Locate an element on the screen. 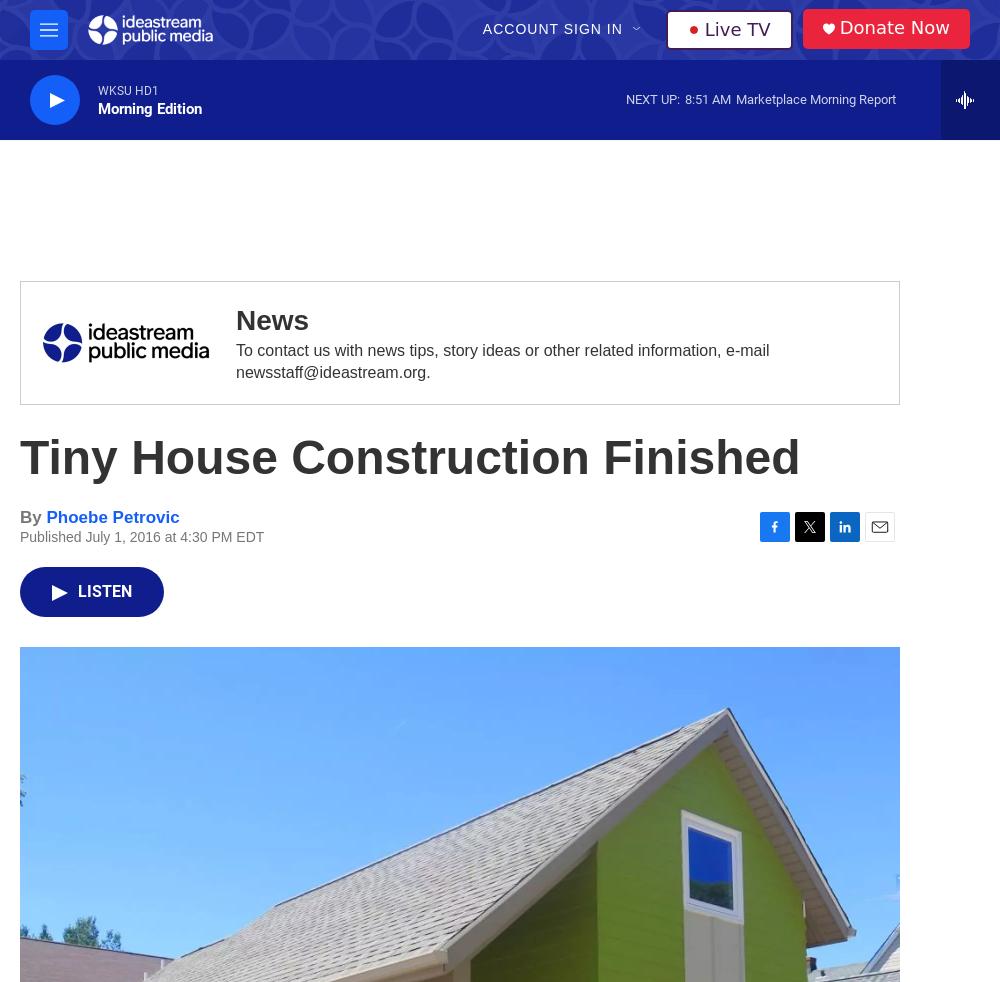 This screenshot has width=1000, height=982. 'Next Up:' is located at coordinates (626, 97).